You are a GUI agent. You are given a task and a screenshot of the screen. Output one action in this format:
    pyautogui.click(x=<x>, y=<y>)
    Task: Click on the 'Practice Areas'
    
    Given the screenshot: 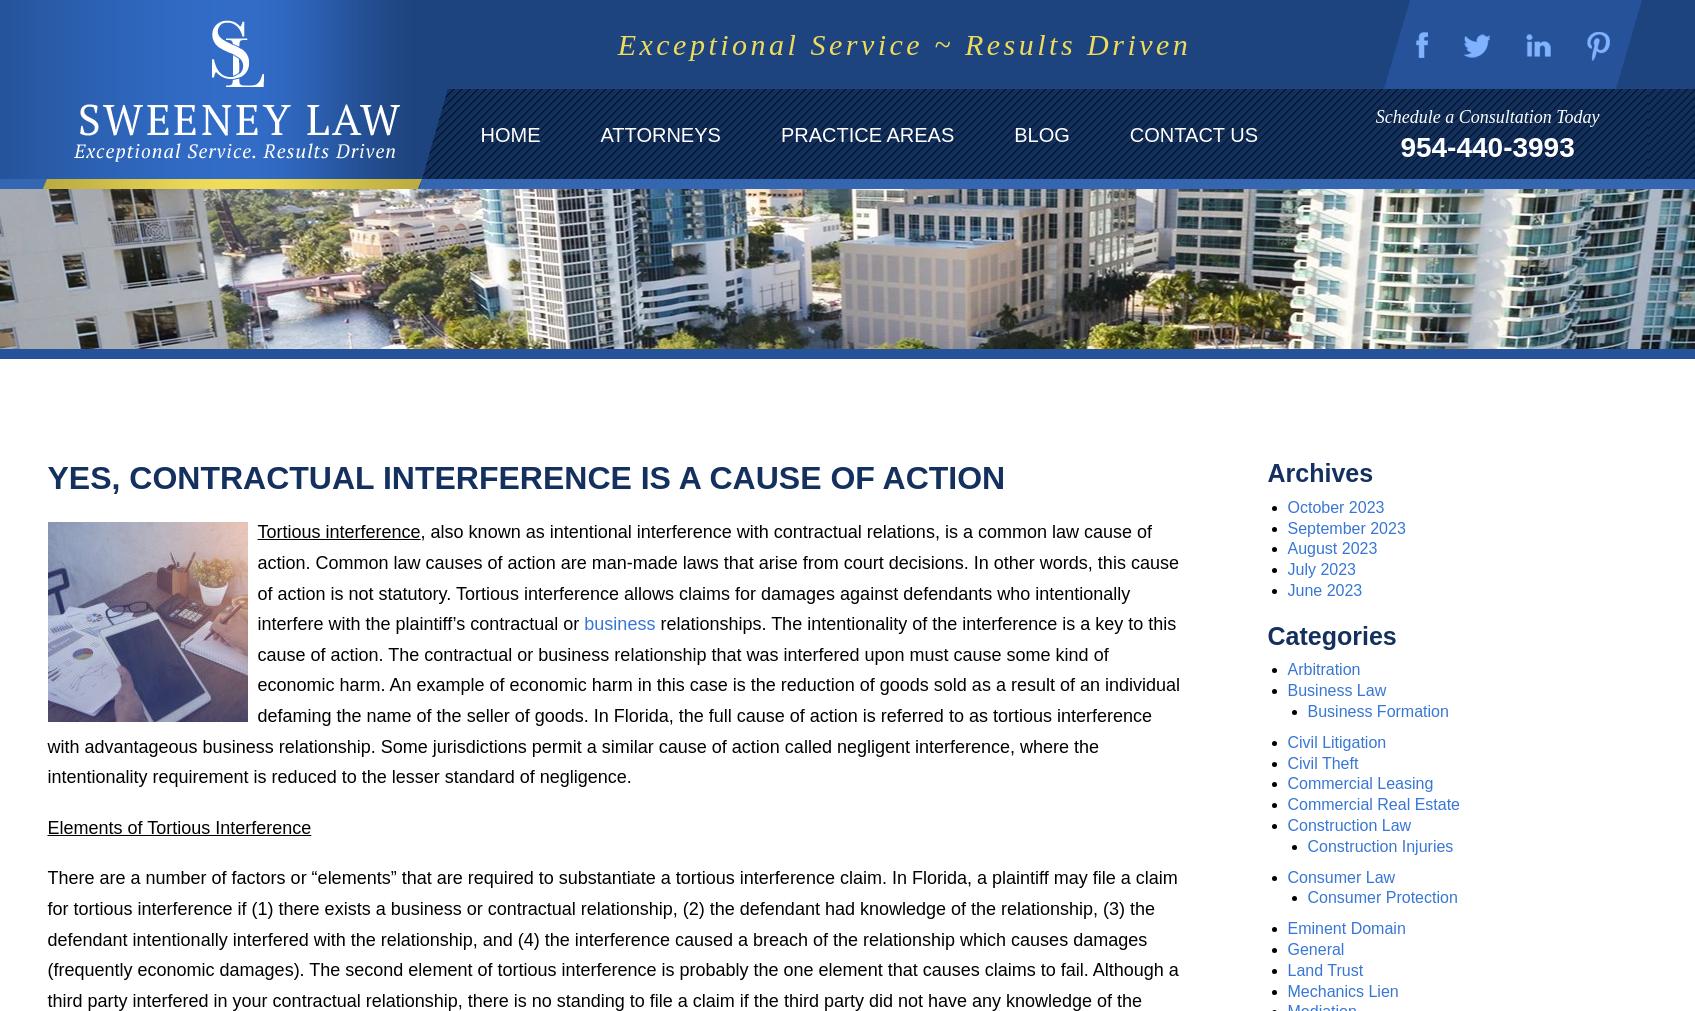 What is the action you would take?
    pyautogui.click(x=865, y=133)
    